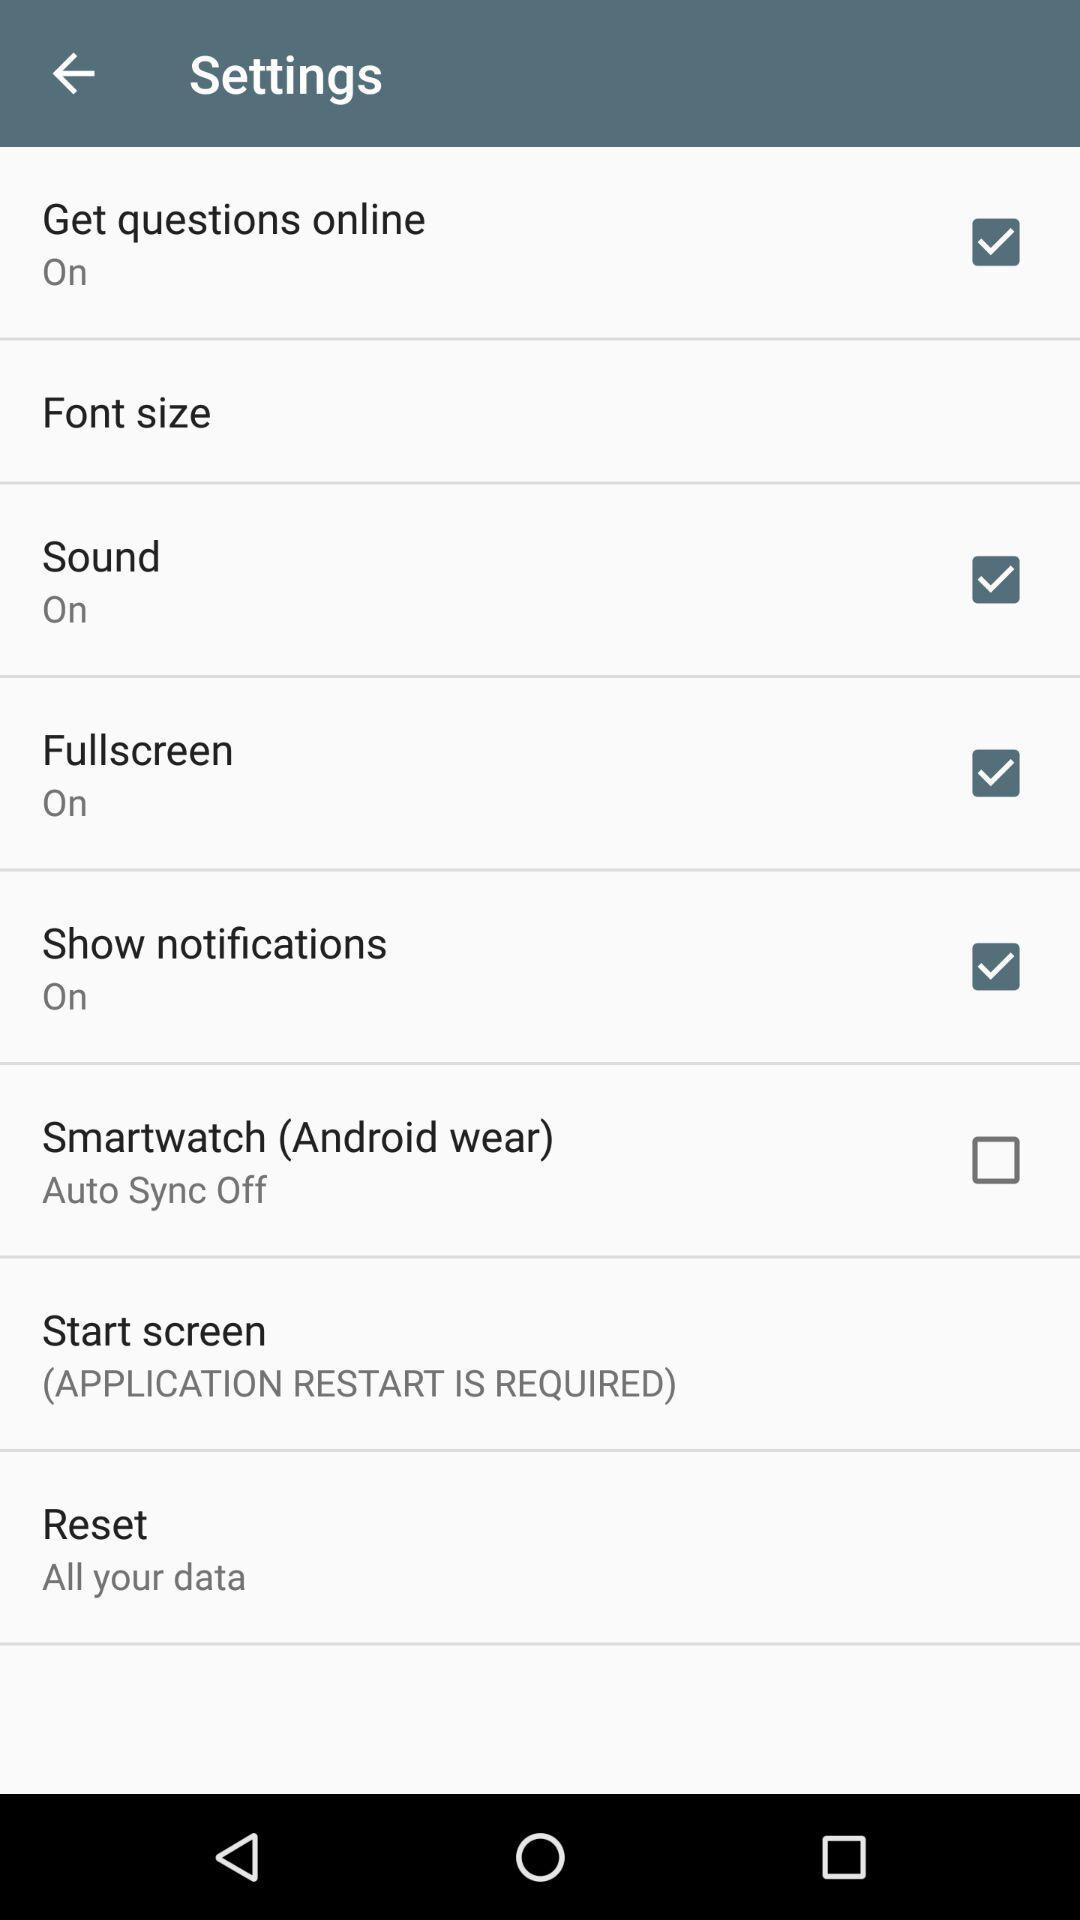 The width and height of the screenshot is (1080, 1920). What do you see at coordinates (72, 73) in the screenshot?
I see `the item to the left of the settings` at bounding box center [72, 73].